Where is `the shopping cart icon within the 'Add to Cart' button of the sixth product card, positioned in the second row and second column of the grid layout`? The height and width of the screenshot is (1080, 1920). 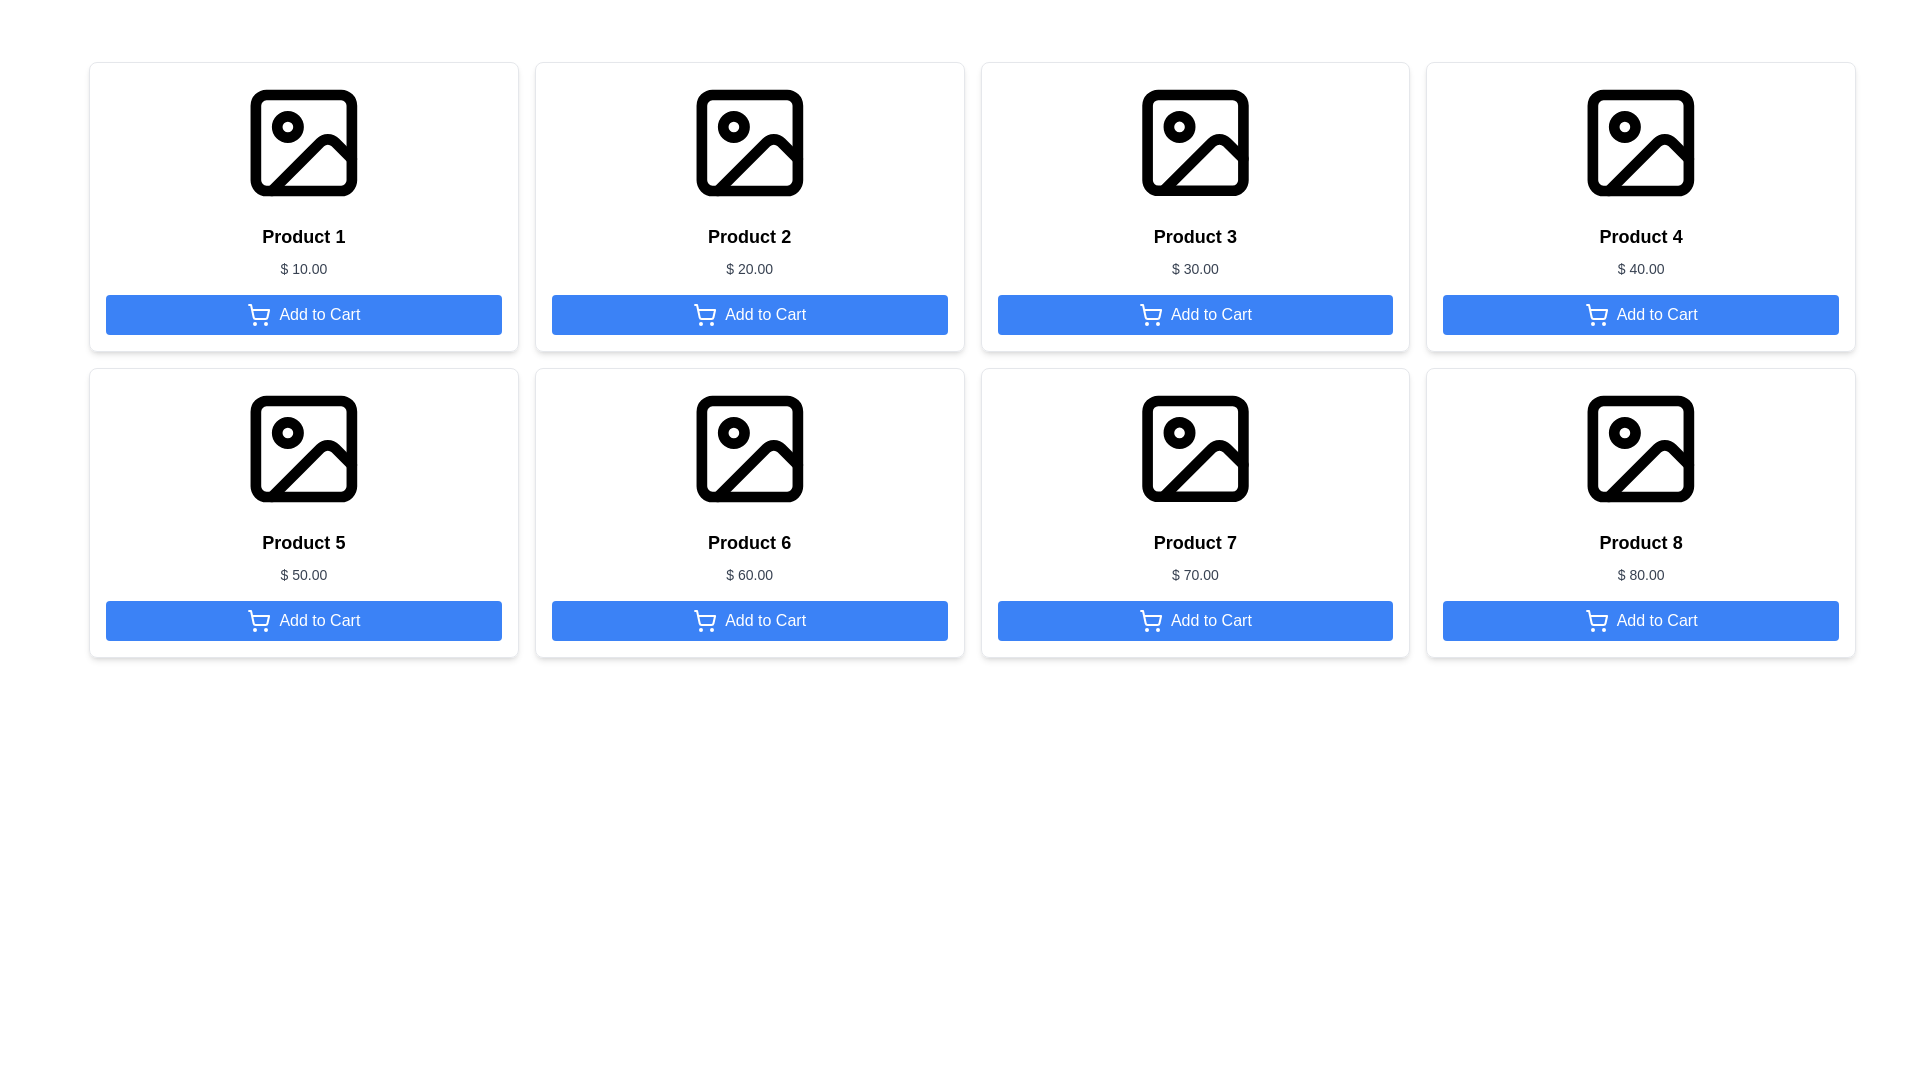 the shopping cart icon within the 'Add to Cart' button of the sixth product card, positioned in the second row and second column of the grid layout is located at coordinates (705, 620).